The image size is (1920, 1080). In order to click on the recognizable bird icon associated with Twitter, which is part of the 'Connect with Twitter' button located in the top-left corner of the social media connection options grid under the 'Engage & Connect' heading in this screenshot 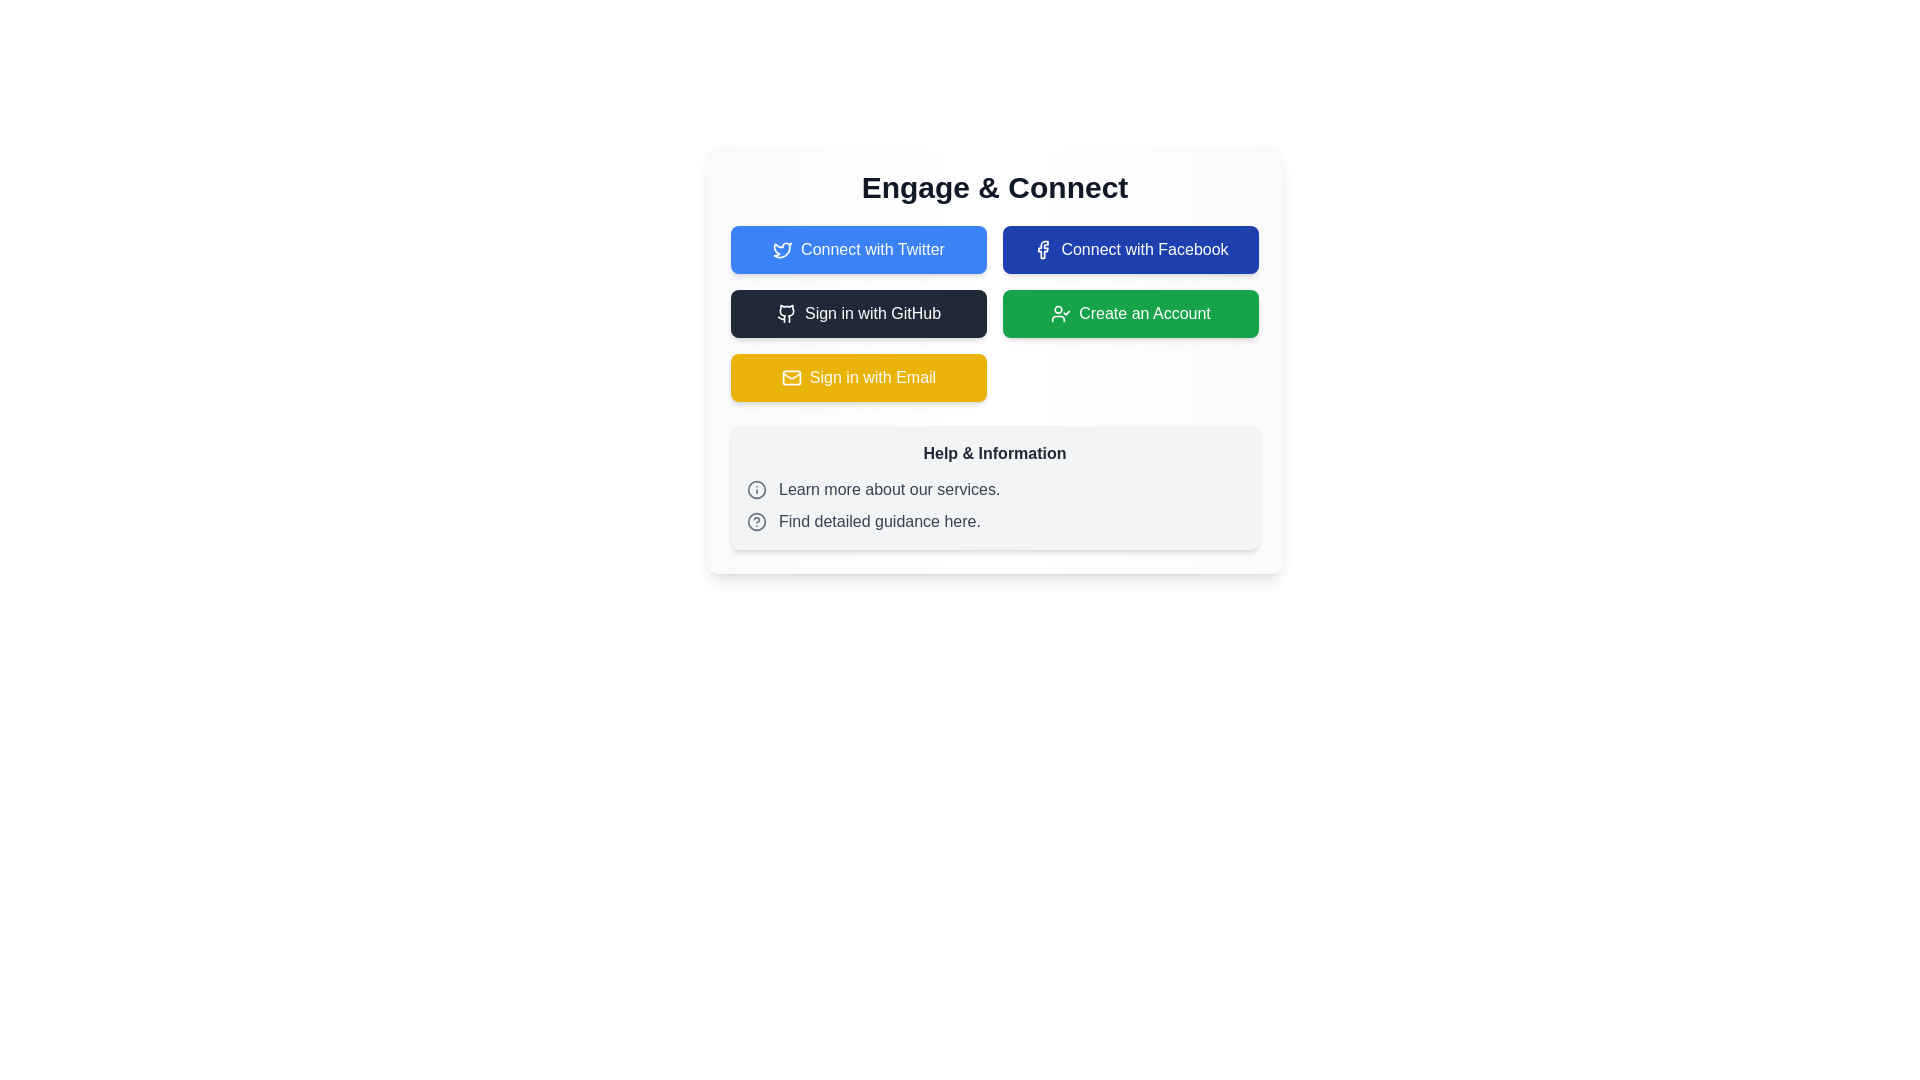, I will do `click(782, 249)`.